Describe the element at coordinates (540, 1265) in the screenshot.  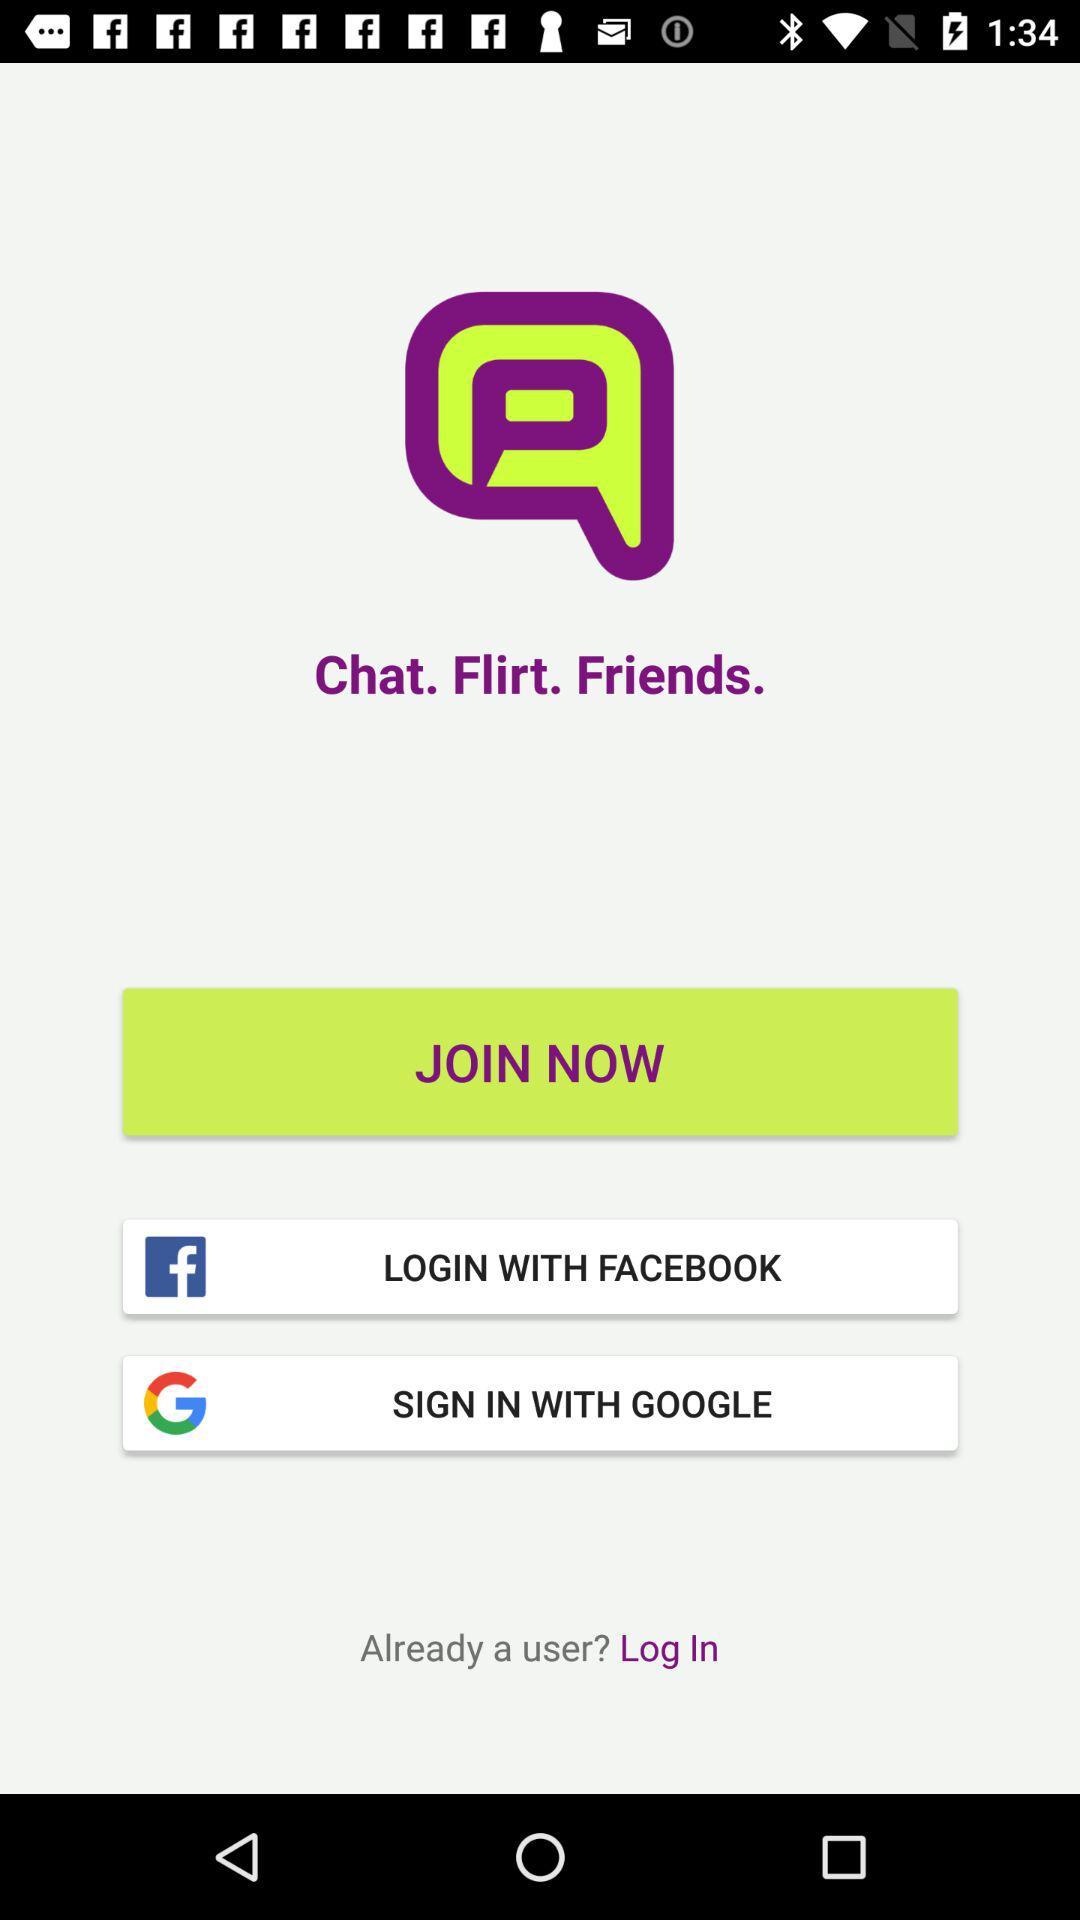
I see `the icon below the join now icon` at that location.